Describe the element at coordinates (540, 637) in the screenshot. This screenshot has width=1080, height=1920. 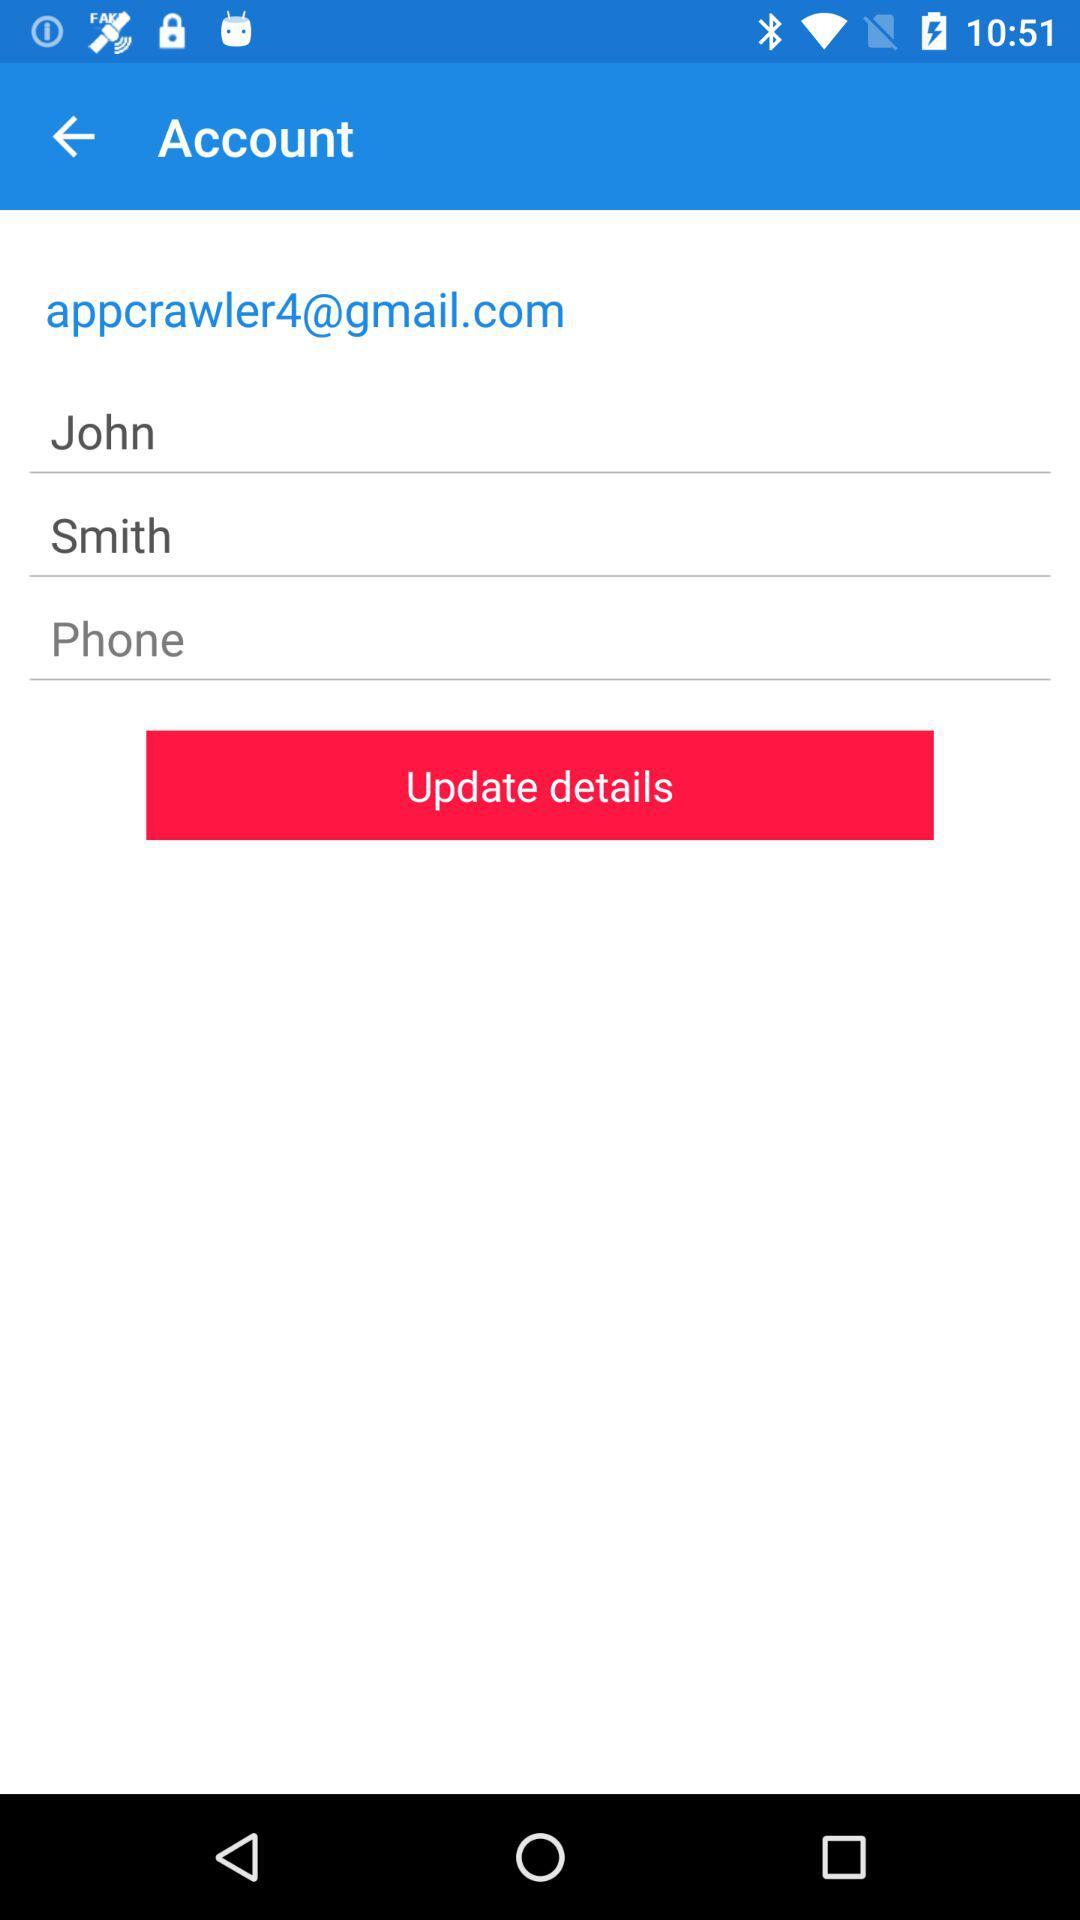
I see `item above update details` at that location.